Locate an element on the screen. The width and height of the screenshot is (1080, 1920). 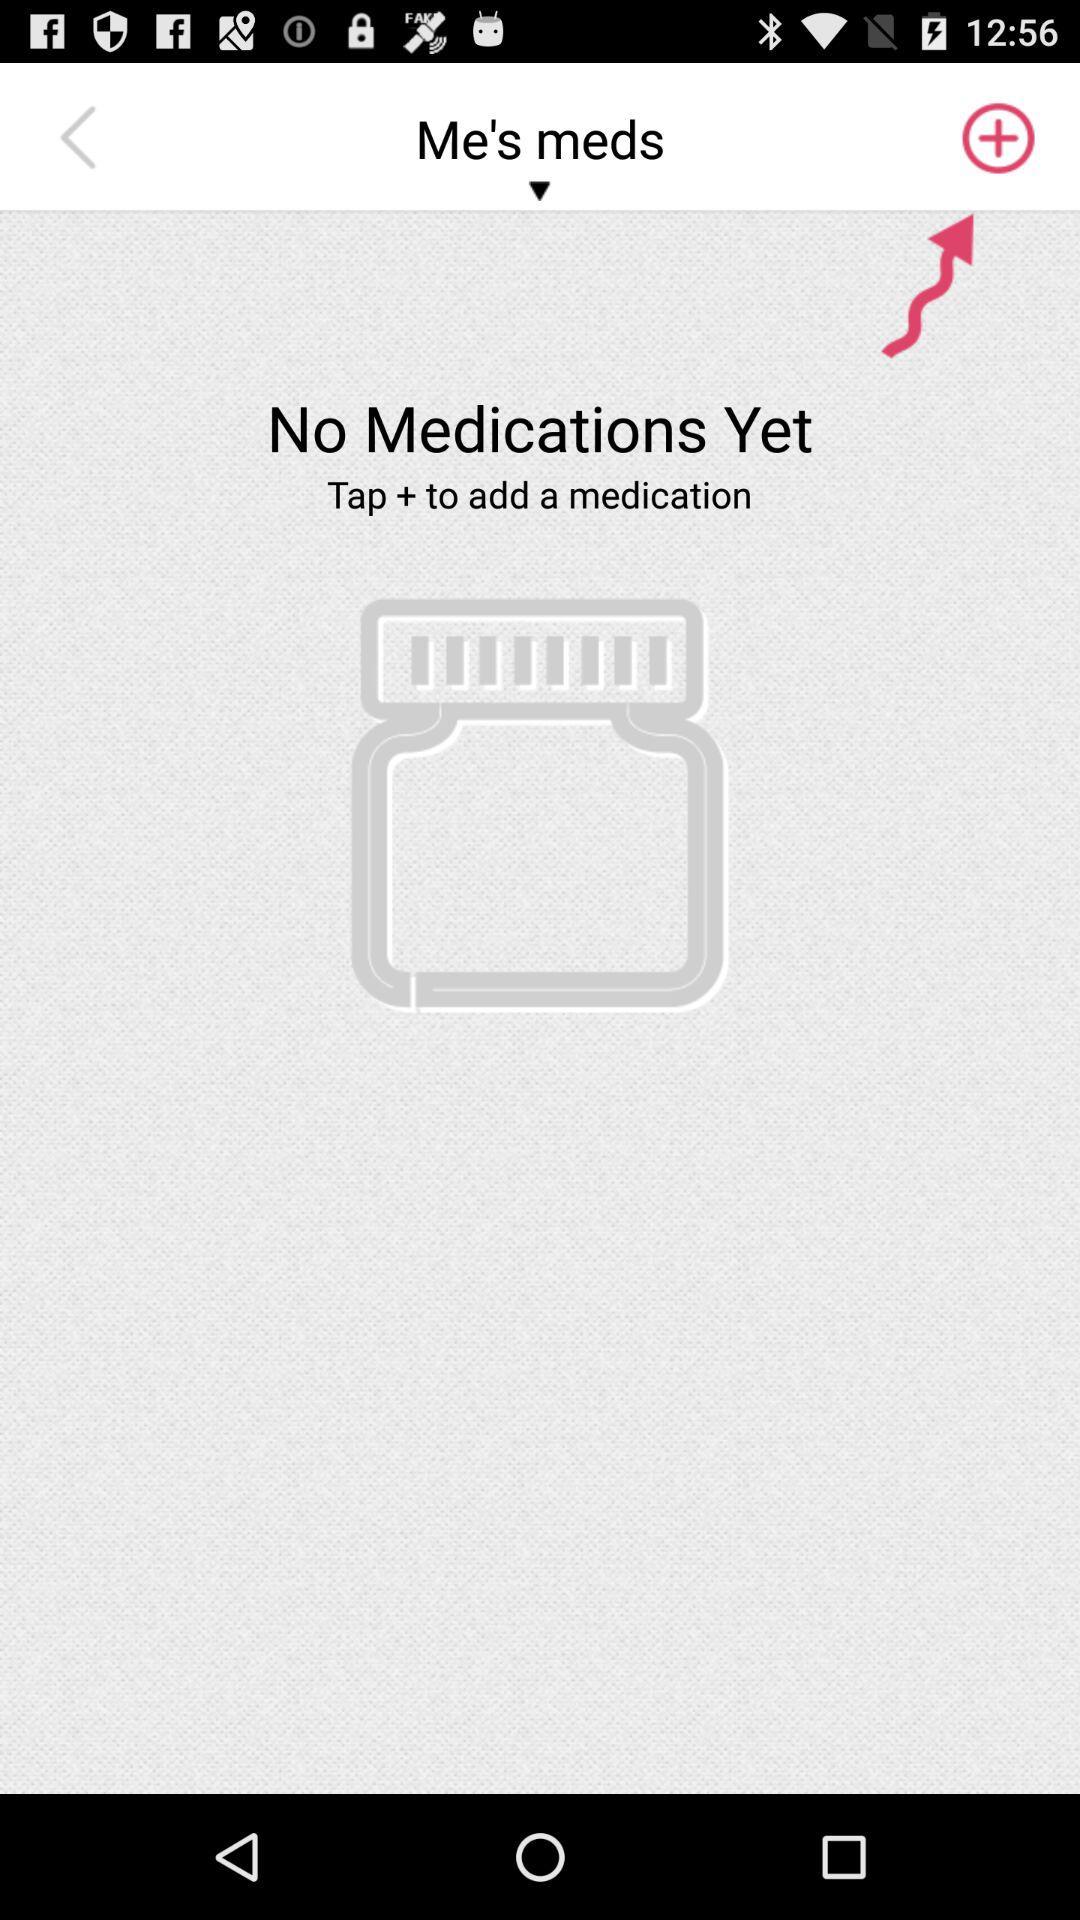
icon at the top left corner is located at coordinates (82, 137).